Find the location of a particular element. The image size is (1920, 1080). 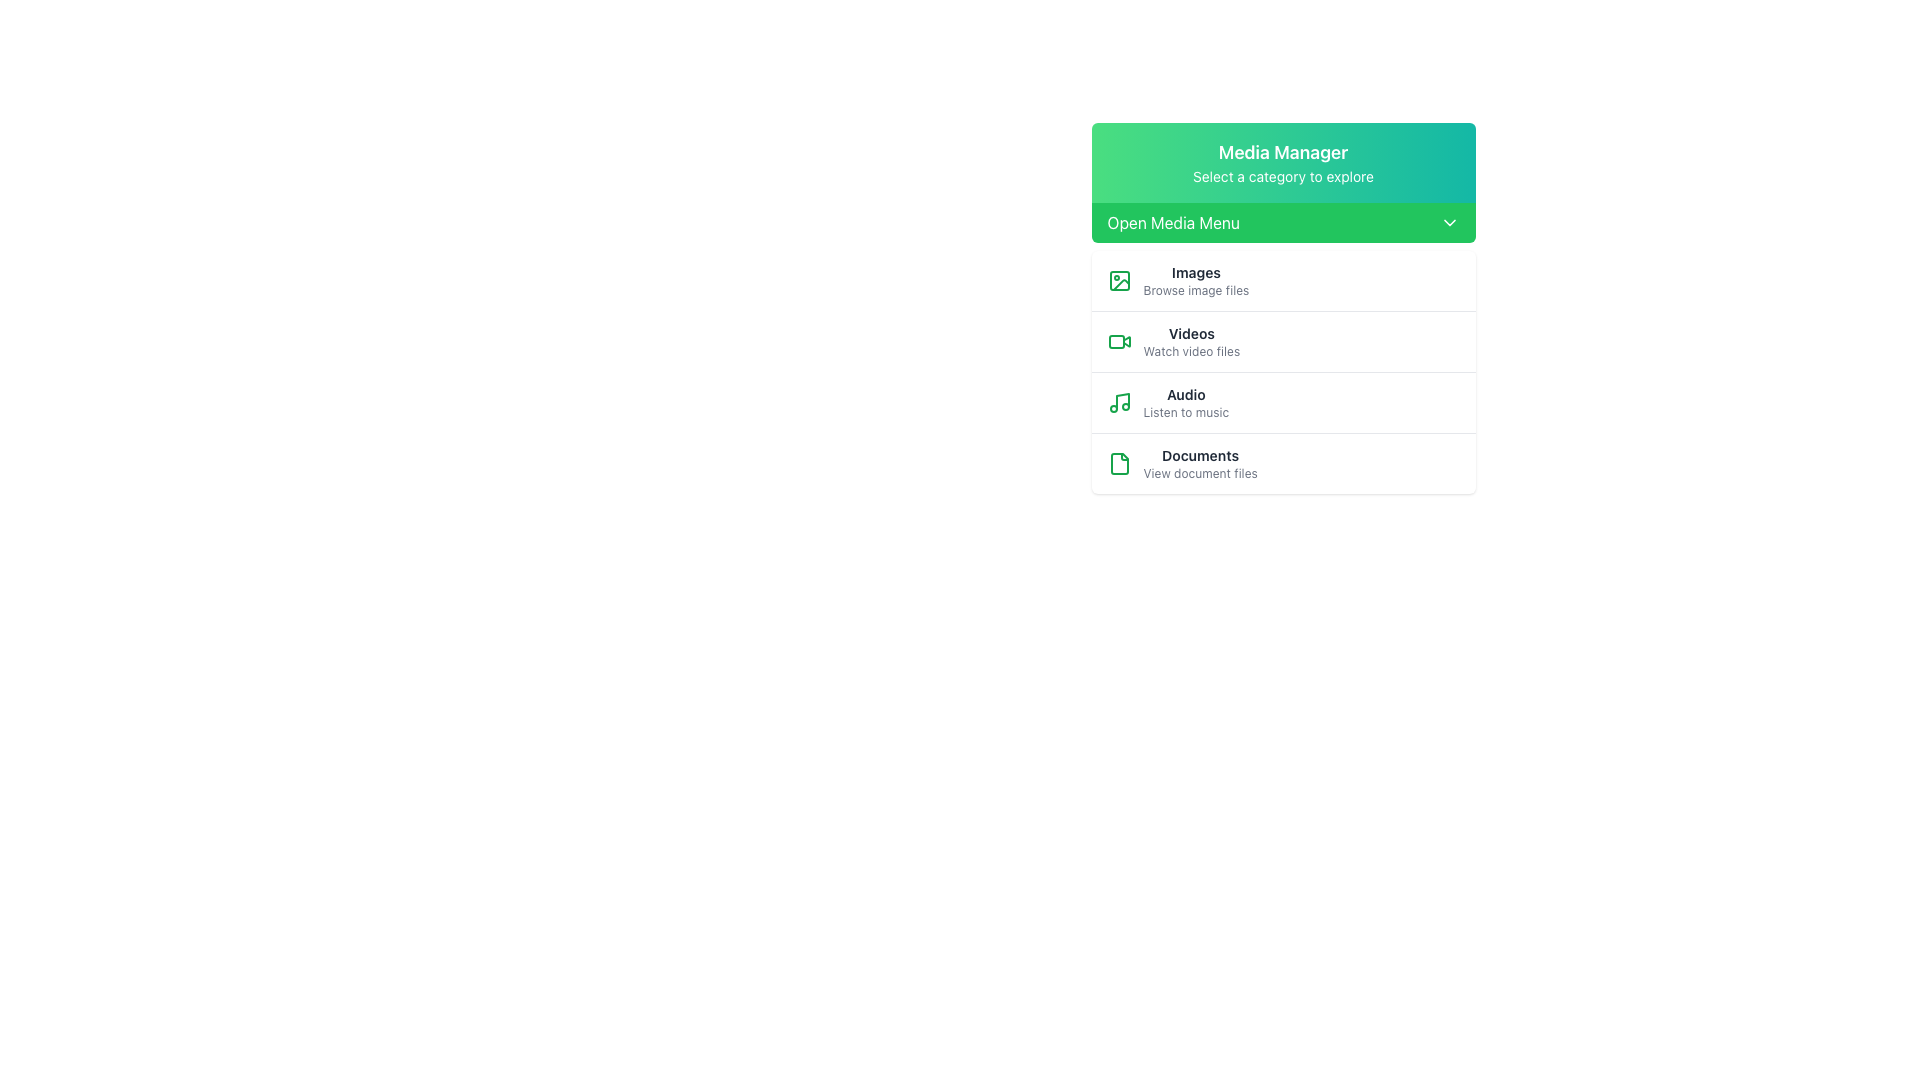

the text label indicating the section related to documents in the Media Manager menu, which is the fourth item in the list is located at coordinates (1200, 455).